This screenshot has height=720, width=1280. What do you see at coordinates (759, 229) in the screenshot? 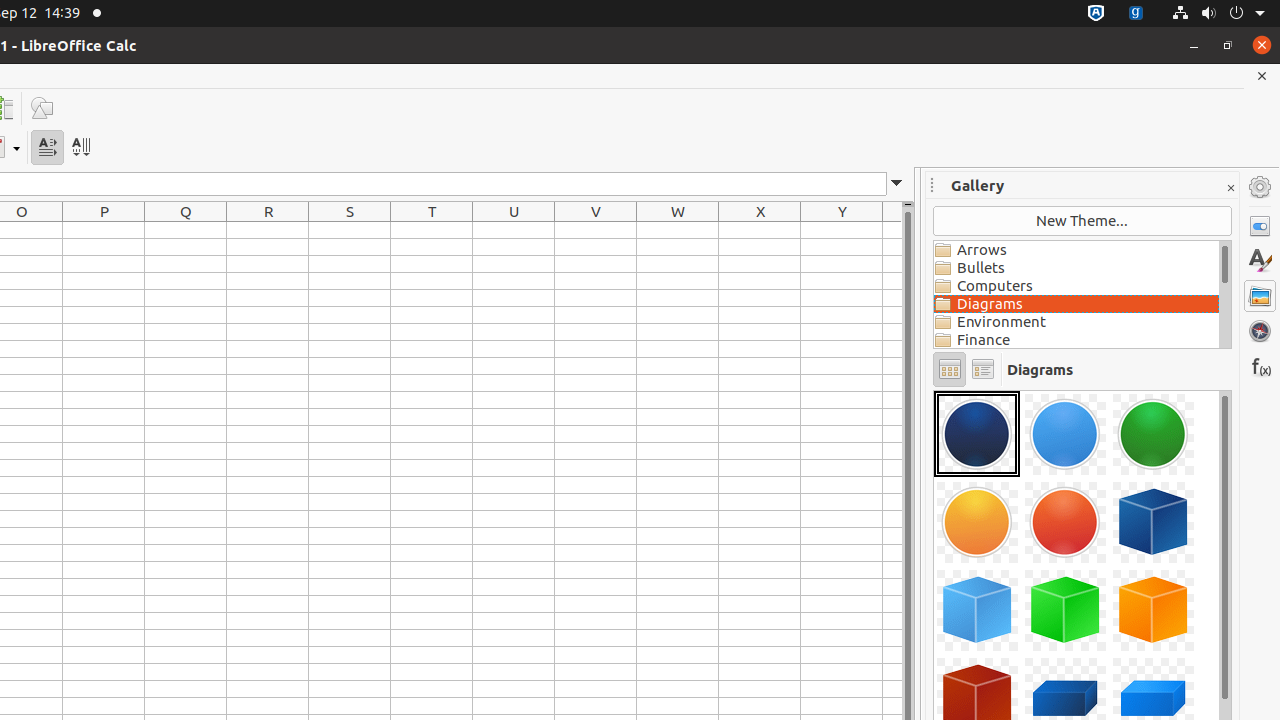
I see `'X1'` at bounding box center [759, 229].